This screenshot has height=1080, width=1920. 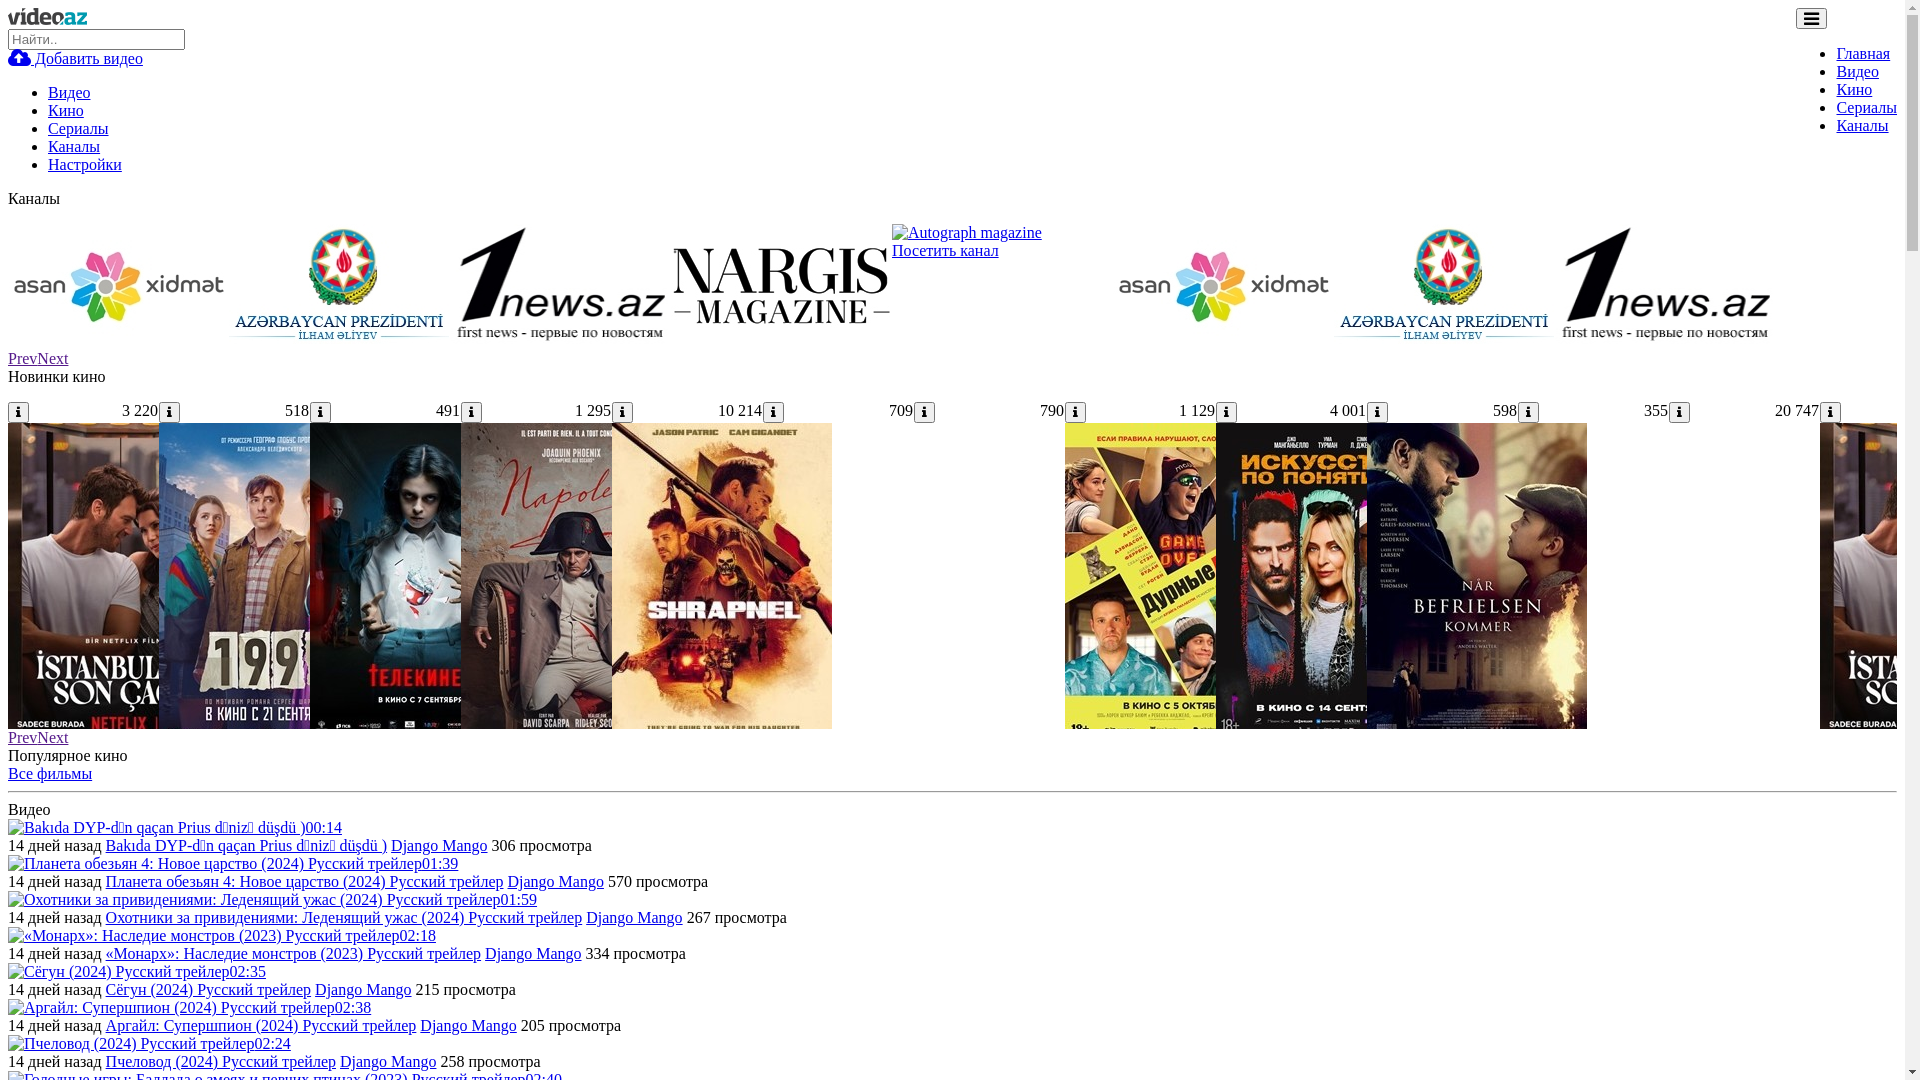 What do you see at coordinates (233, 862) in the screenshot?
I see `'01:39'` at bounding box center [233, 862].